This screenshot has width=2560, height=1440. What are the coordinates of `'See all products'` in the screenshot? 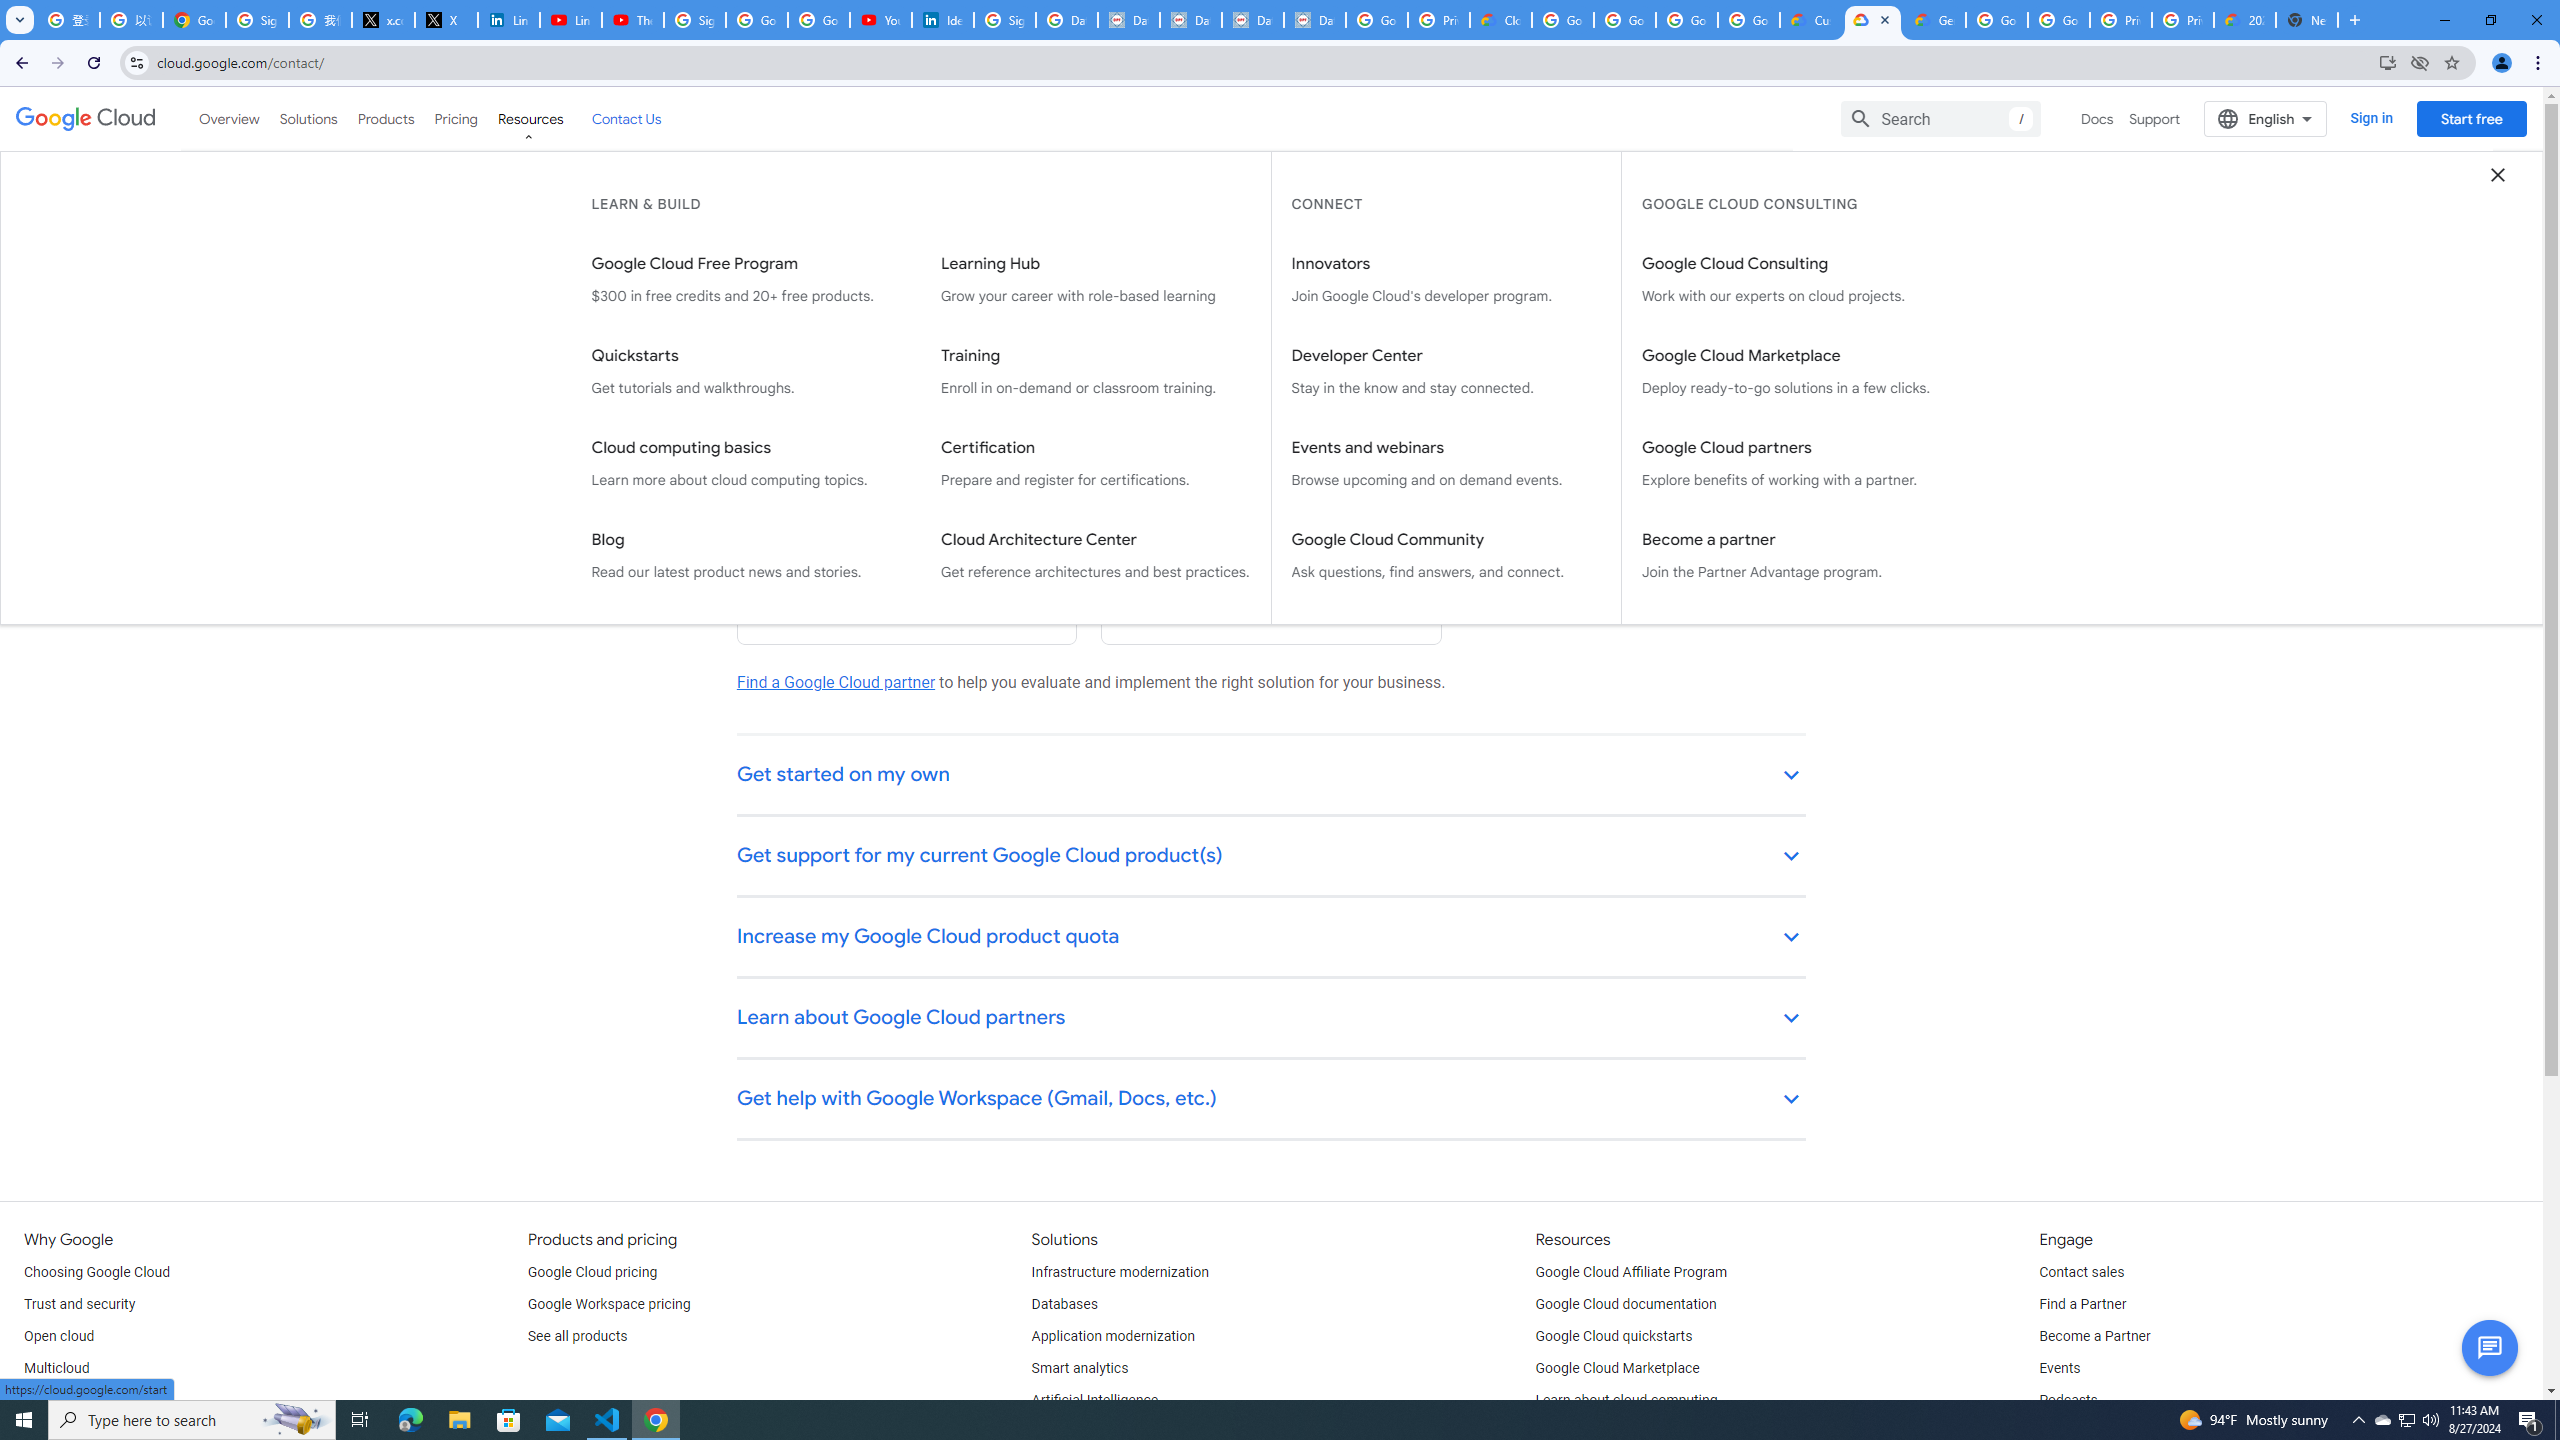 It's located at (576, 1336).